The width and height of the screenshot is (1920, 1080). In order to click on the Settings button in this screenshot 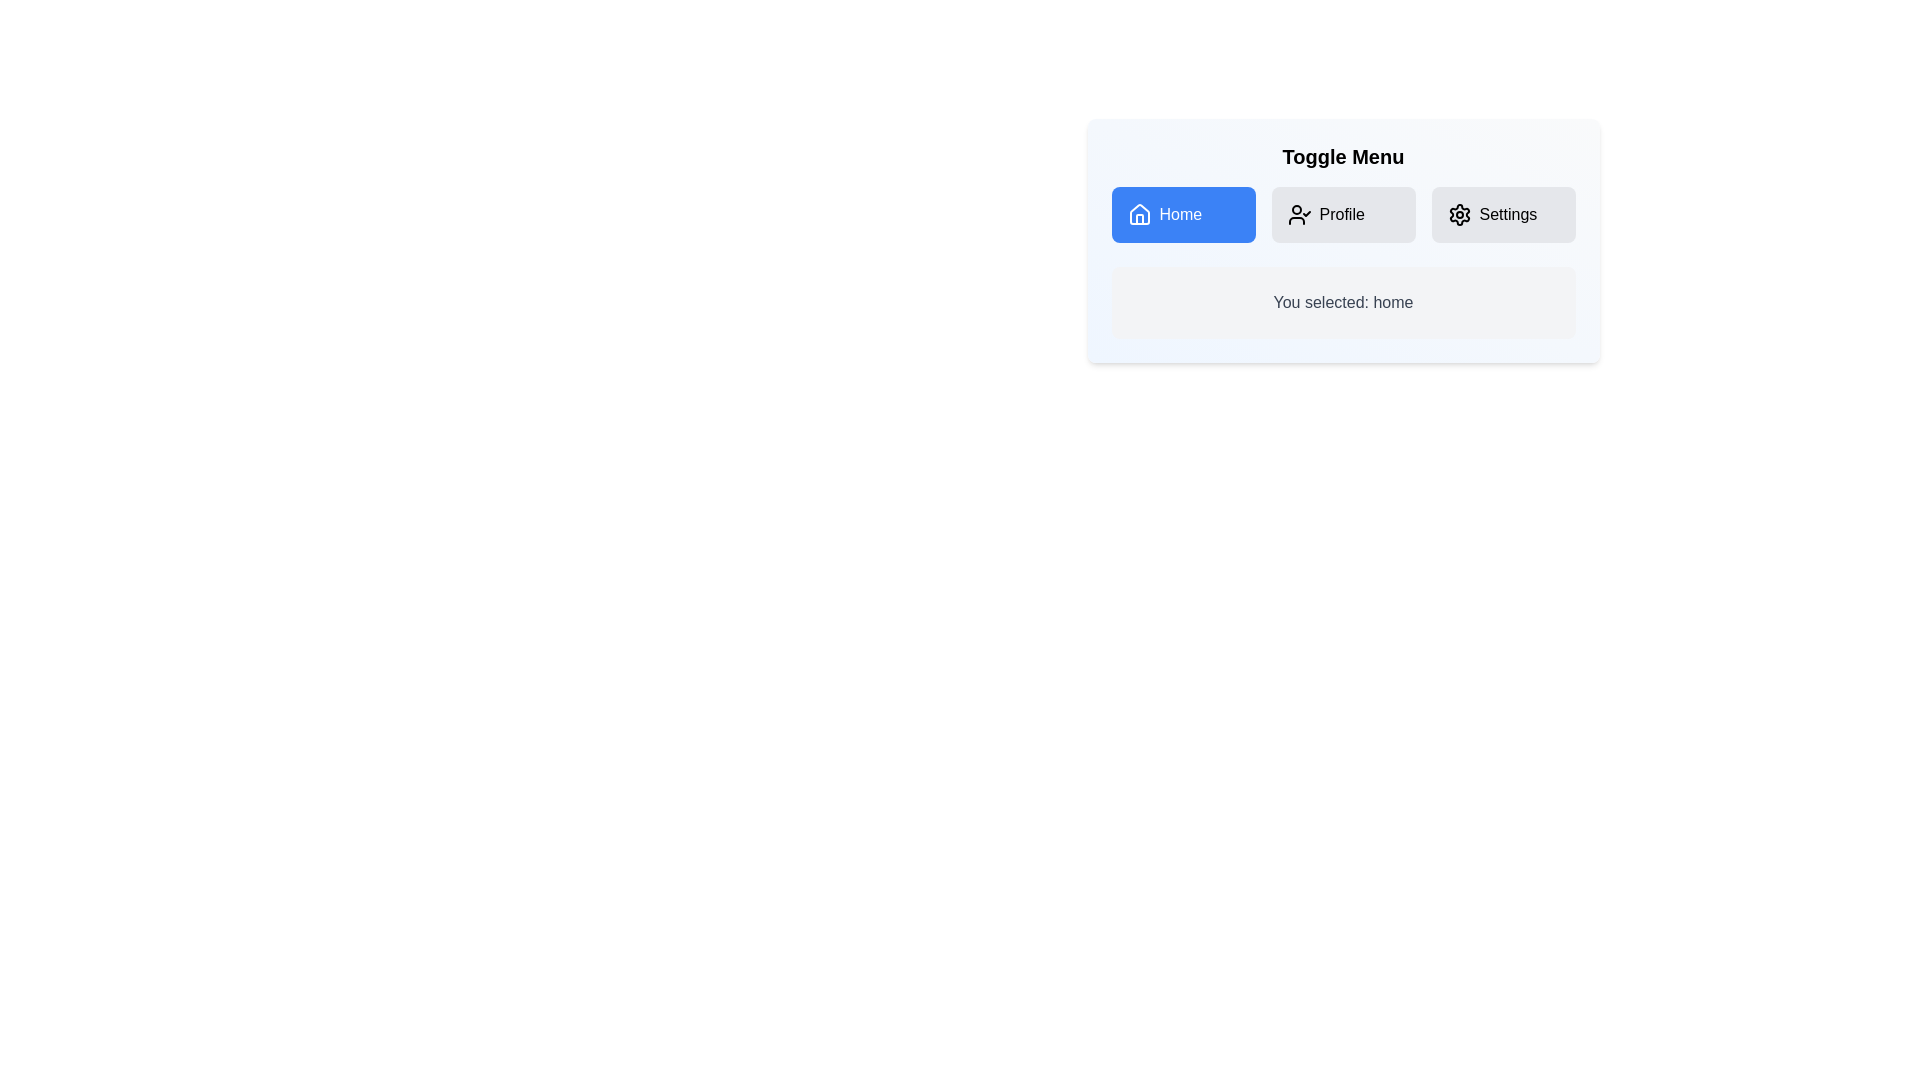, I will do `click(1503, 215)`.